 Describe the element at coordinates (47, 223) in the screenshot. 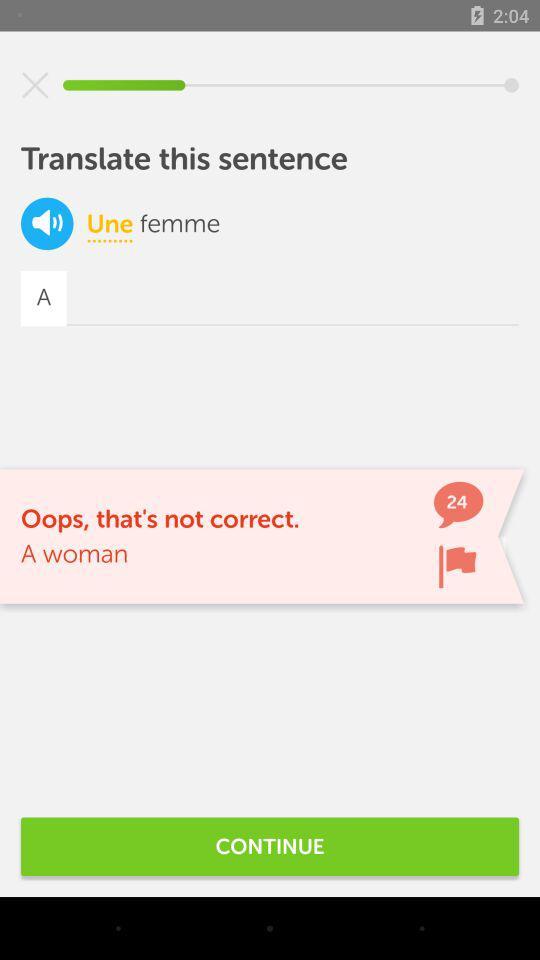

I see `the volume icon` at that location.